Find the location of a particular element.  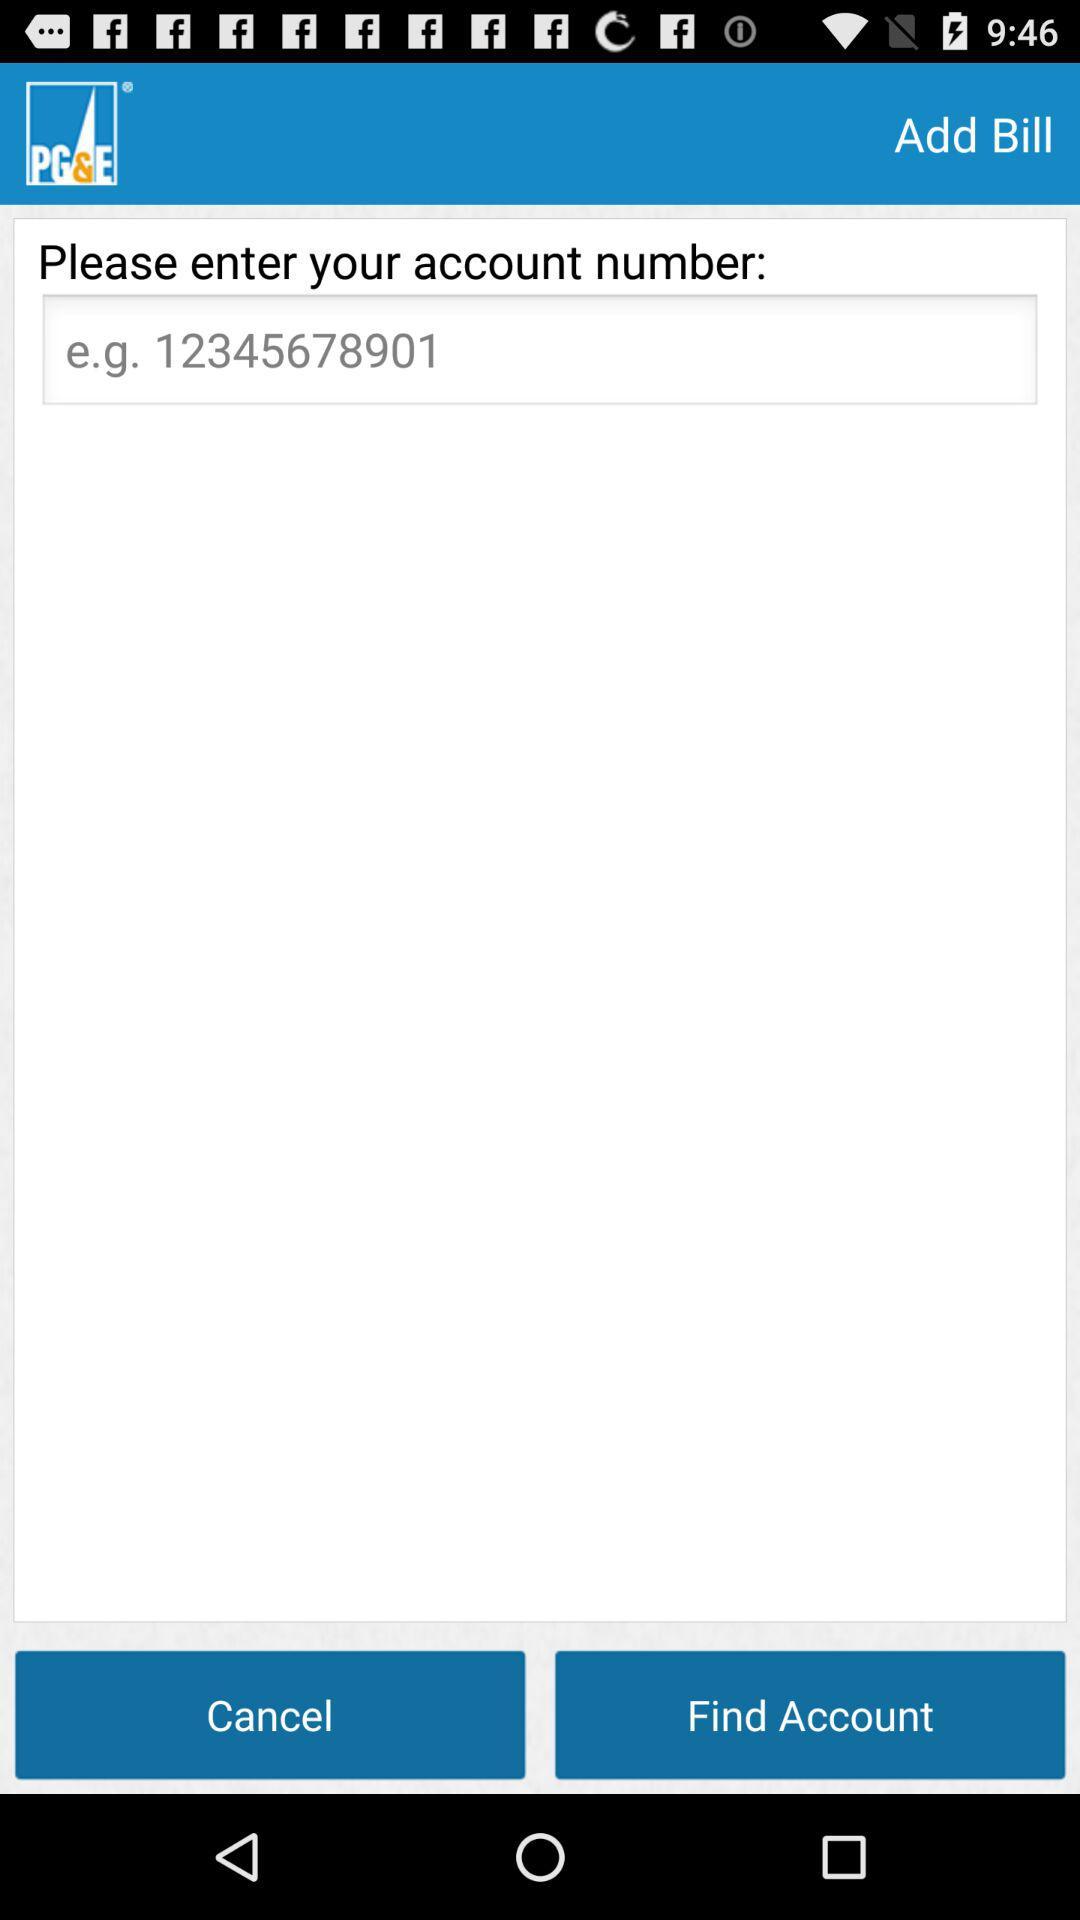

item to the left of the add bill icon is located at coordinates (78, 132).